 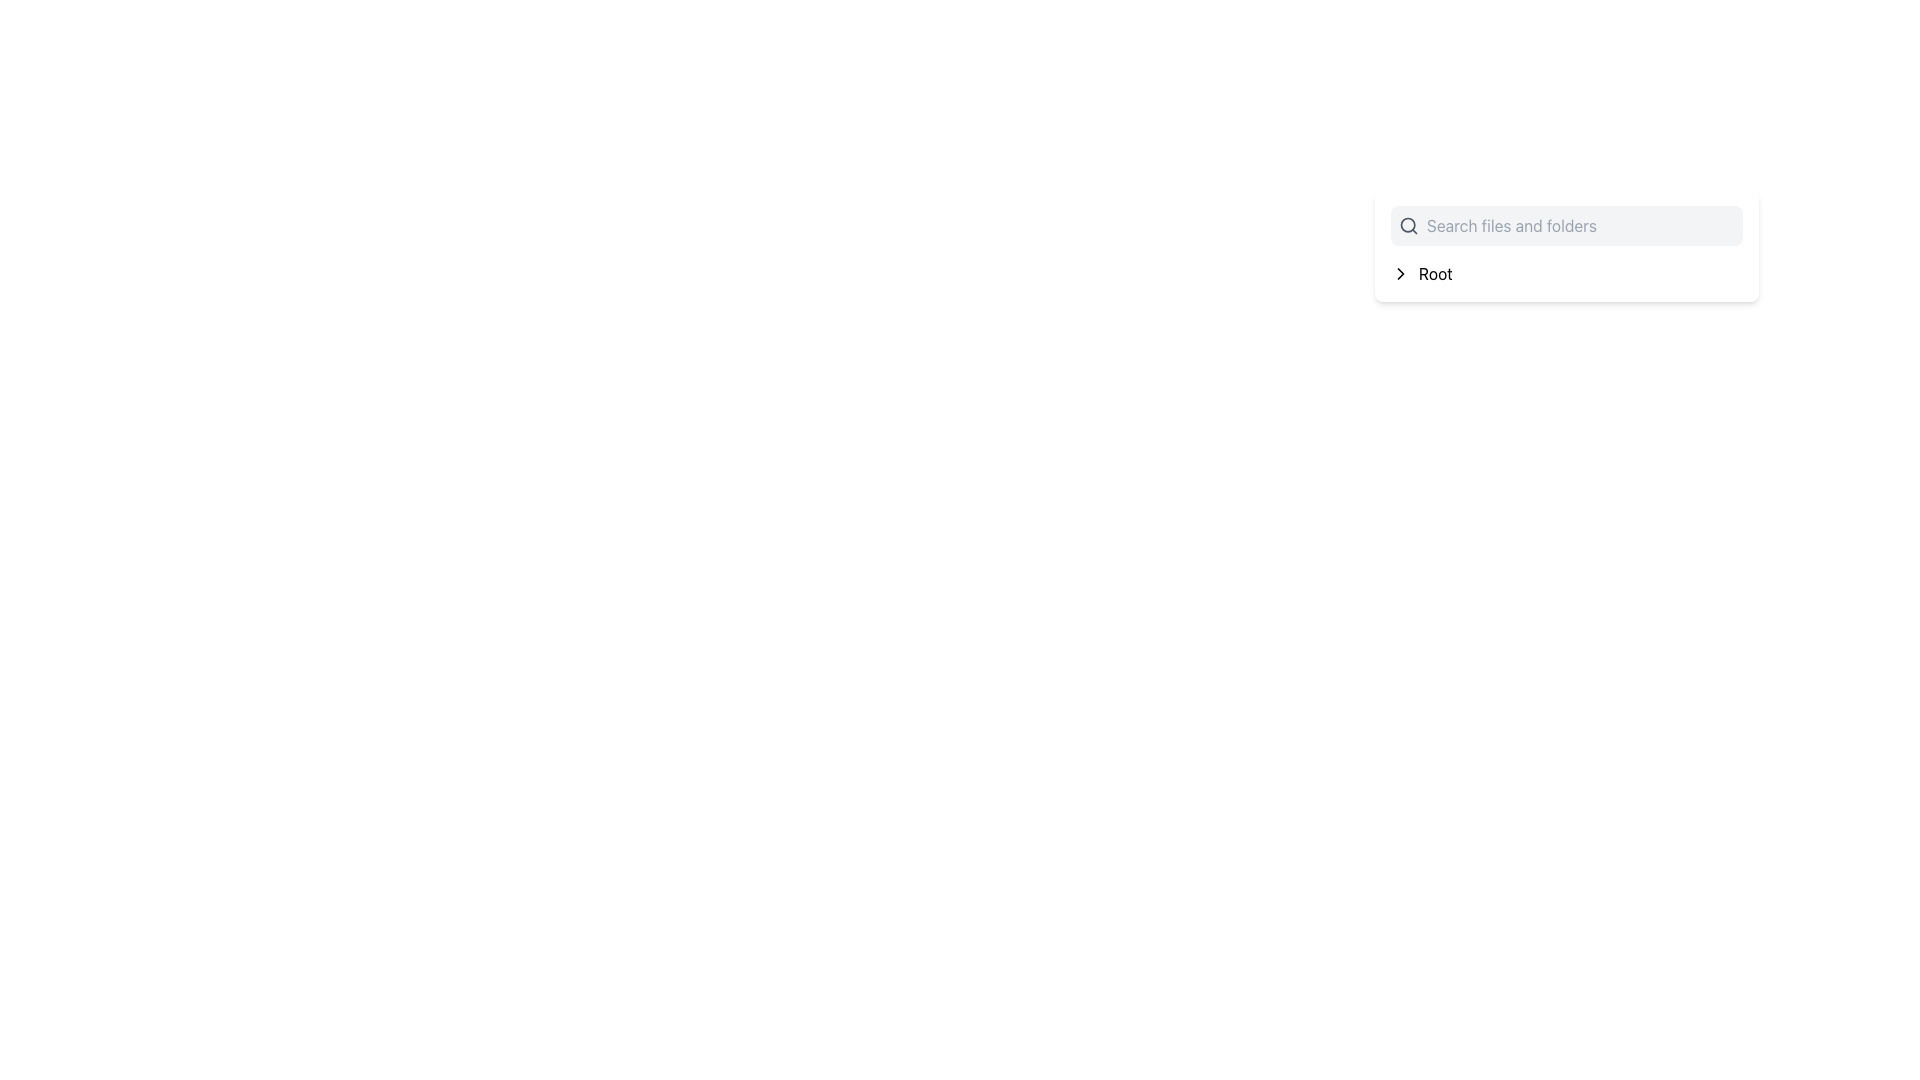 I want to click on the Chevron Arrow icon next to the 'Root' label, so click(x=1400, y=273).